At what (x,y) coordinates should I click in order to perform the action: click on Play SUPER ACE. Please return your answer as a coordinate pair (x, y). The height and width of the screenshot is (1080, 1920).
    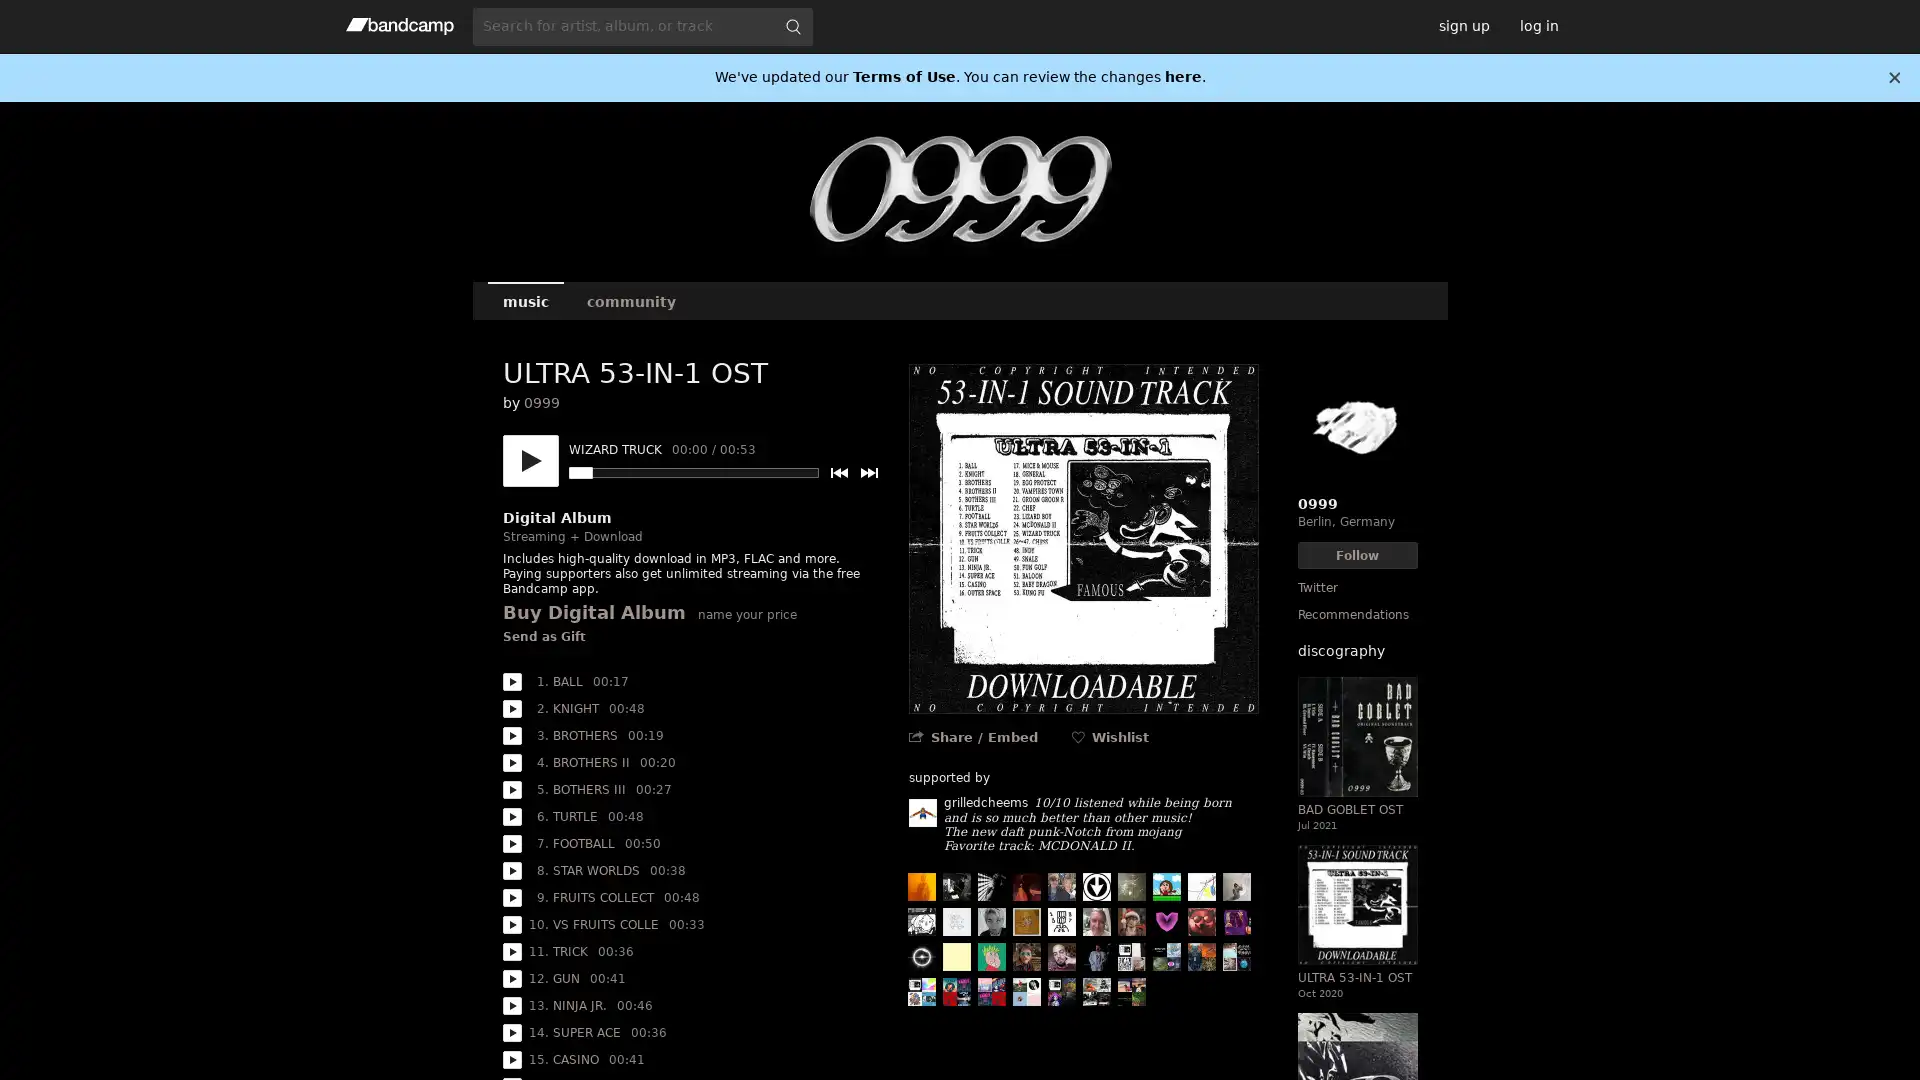
    Looking at the image, I should click on (511, 1033).